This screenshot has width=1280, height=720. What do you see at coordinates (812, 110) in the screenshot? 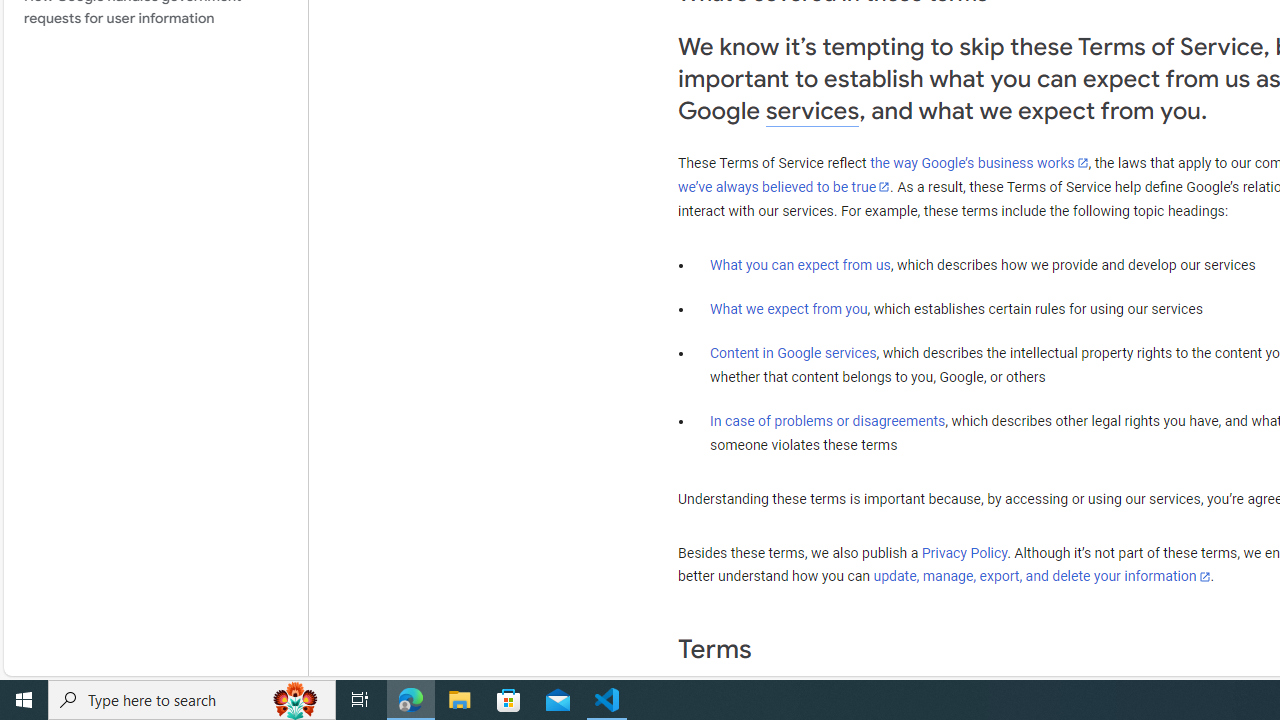
I see `'services'` at bounding box center [812, 110].